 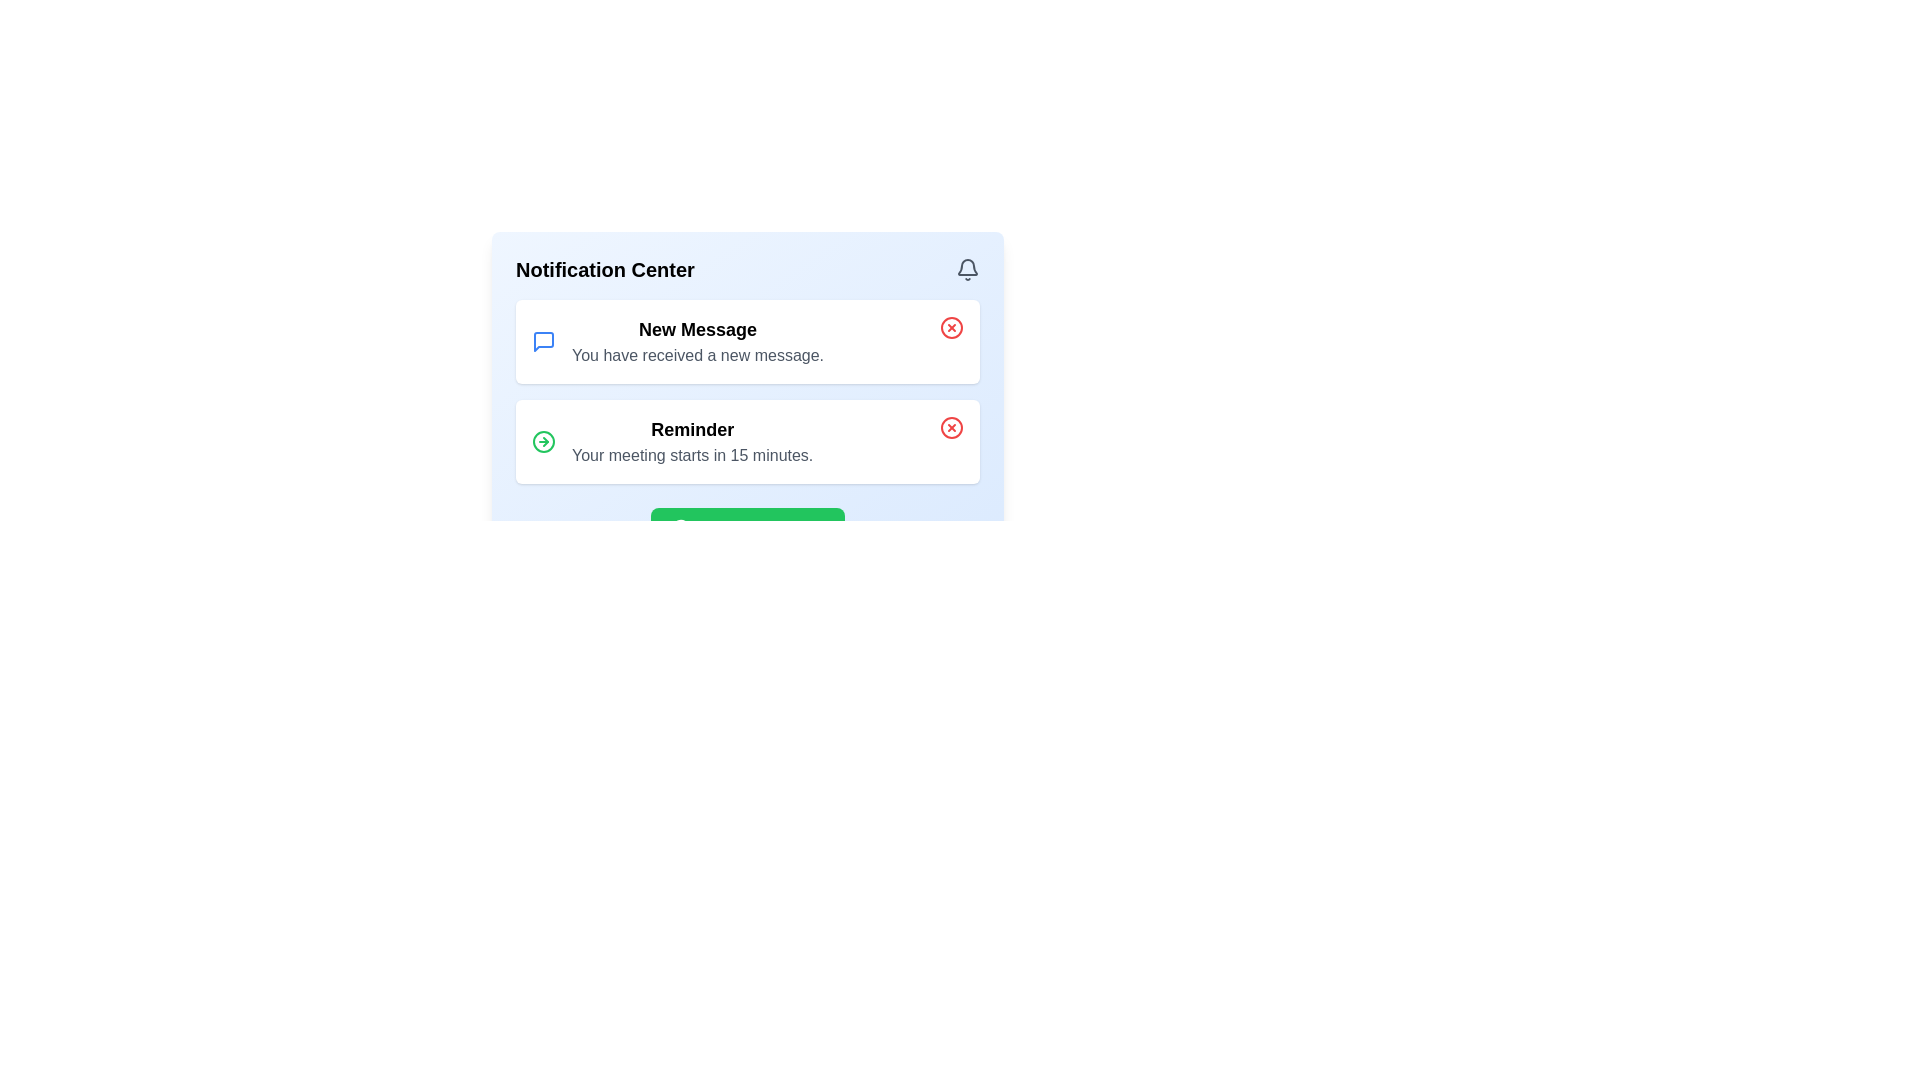 What do you see at coordinates (747, 527) in the screenshot?
I see `the rectangular button with a green background and white text that reads 'Mark All As Read', located at the bottom of the notification card` at bounding box center [747, 527].